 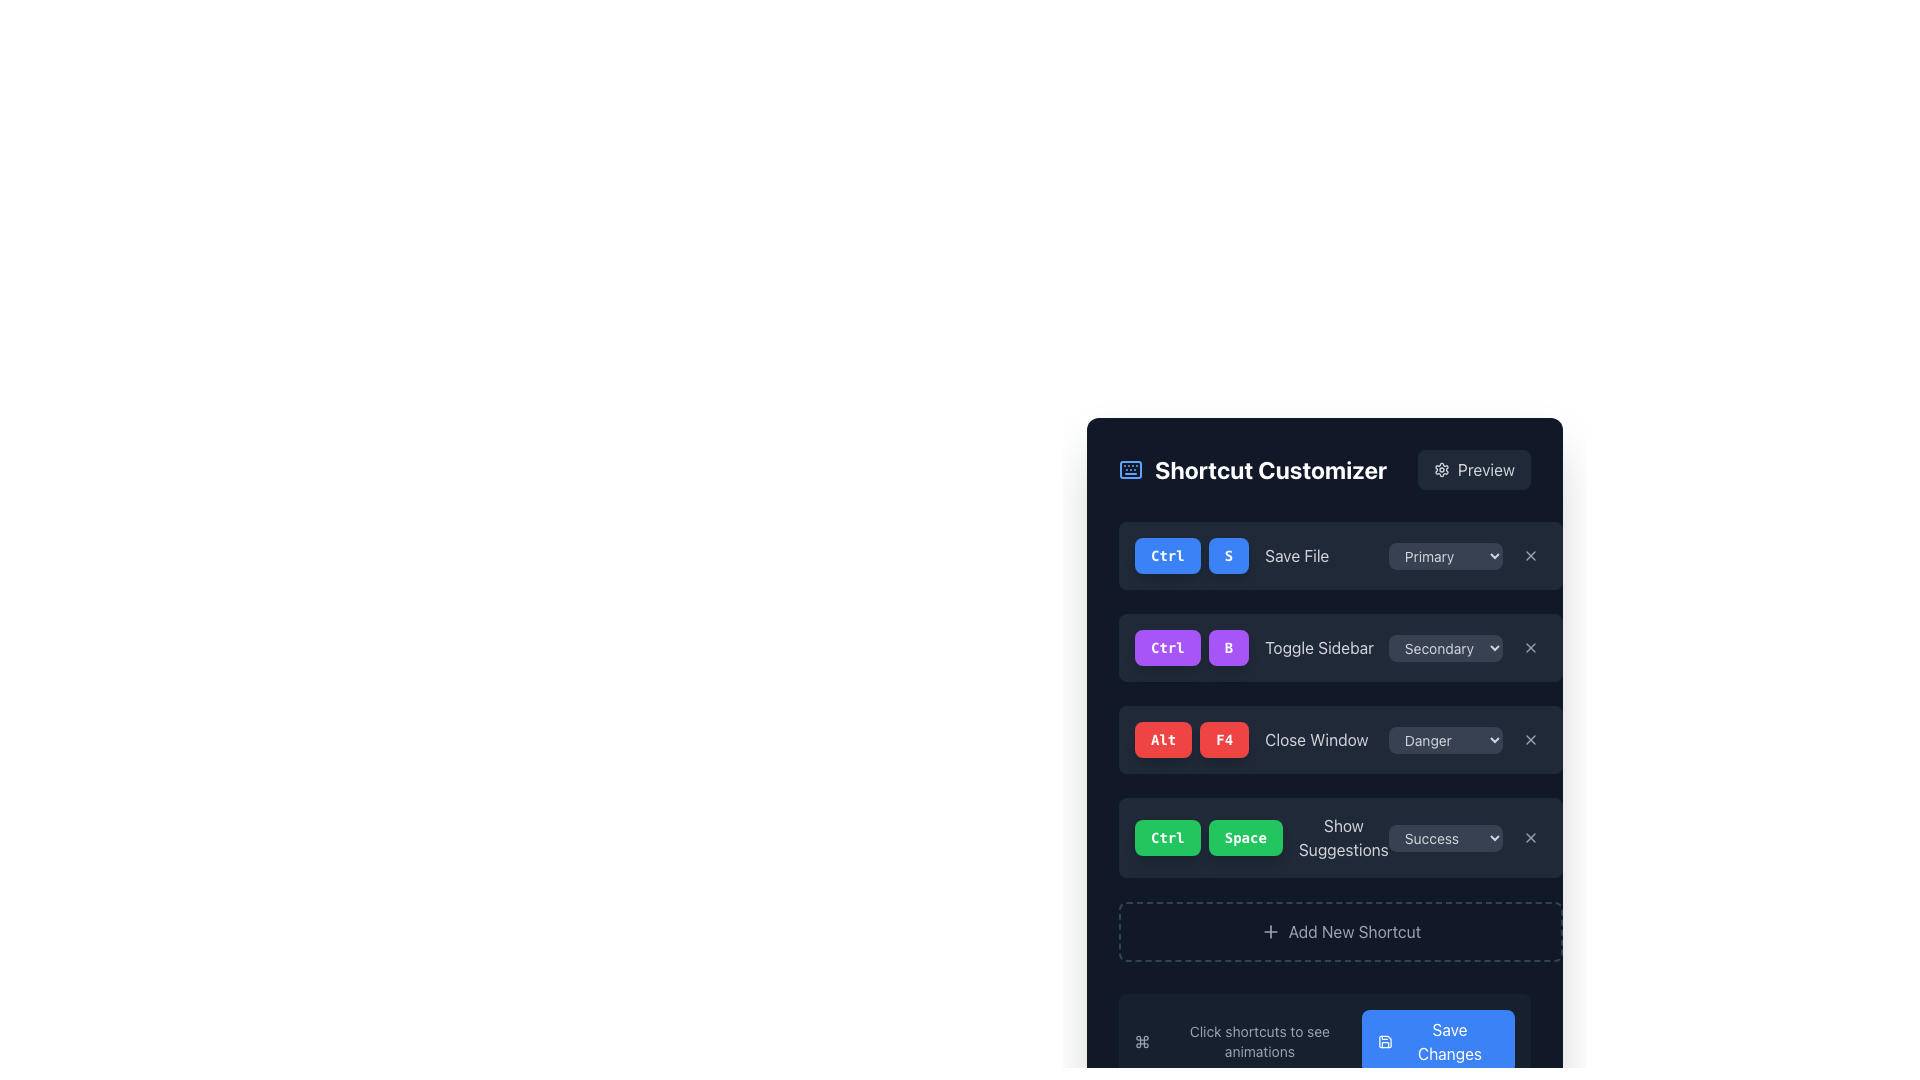 I want to click on the command key icon located at the bottom of the interface, which features four circular shapes forming a square with rounded edges, adjacent to the text 'Click shortcuts to see animations', so click(x=1142, y=1040).